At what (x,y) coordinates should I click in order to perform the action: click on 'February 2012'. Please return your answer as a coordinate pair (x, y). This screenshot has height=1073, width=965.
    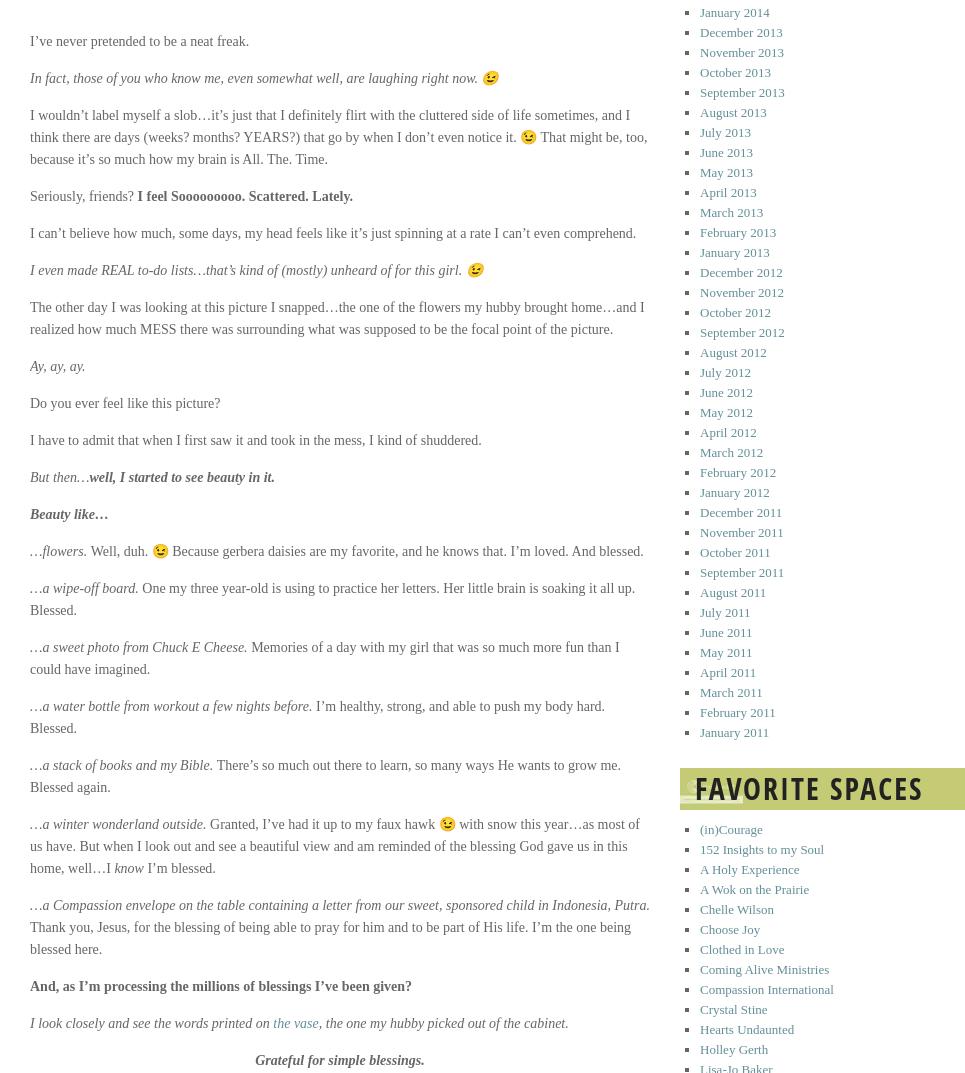
    Looking at the image, I should click on (738, 472).